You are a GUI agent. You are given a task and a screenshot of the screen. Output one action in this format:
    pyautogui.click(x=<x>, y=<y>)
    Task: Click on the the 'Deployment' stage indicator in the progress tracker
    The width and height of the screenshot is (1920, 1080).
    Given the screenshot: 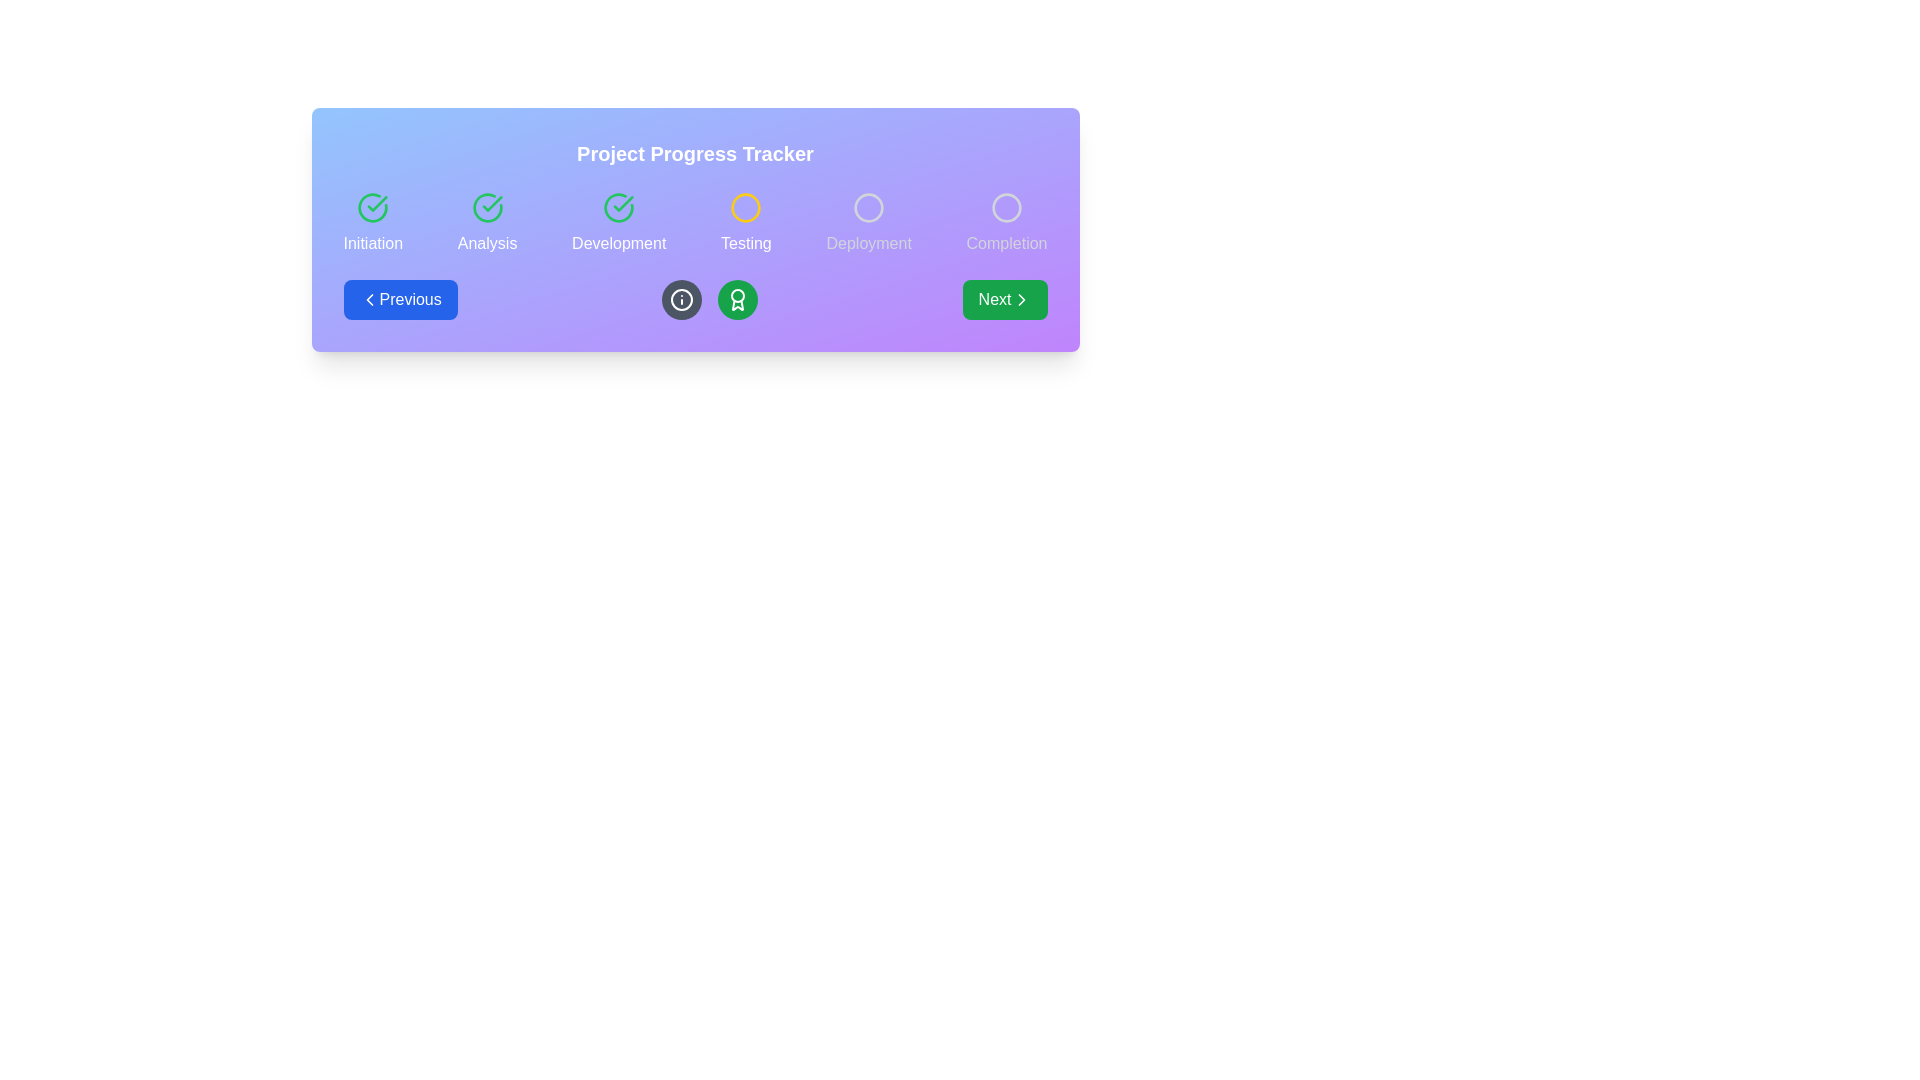 What is the action you would take?
    pyautogui.click(x=869, y=208)
    